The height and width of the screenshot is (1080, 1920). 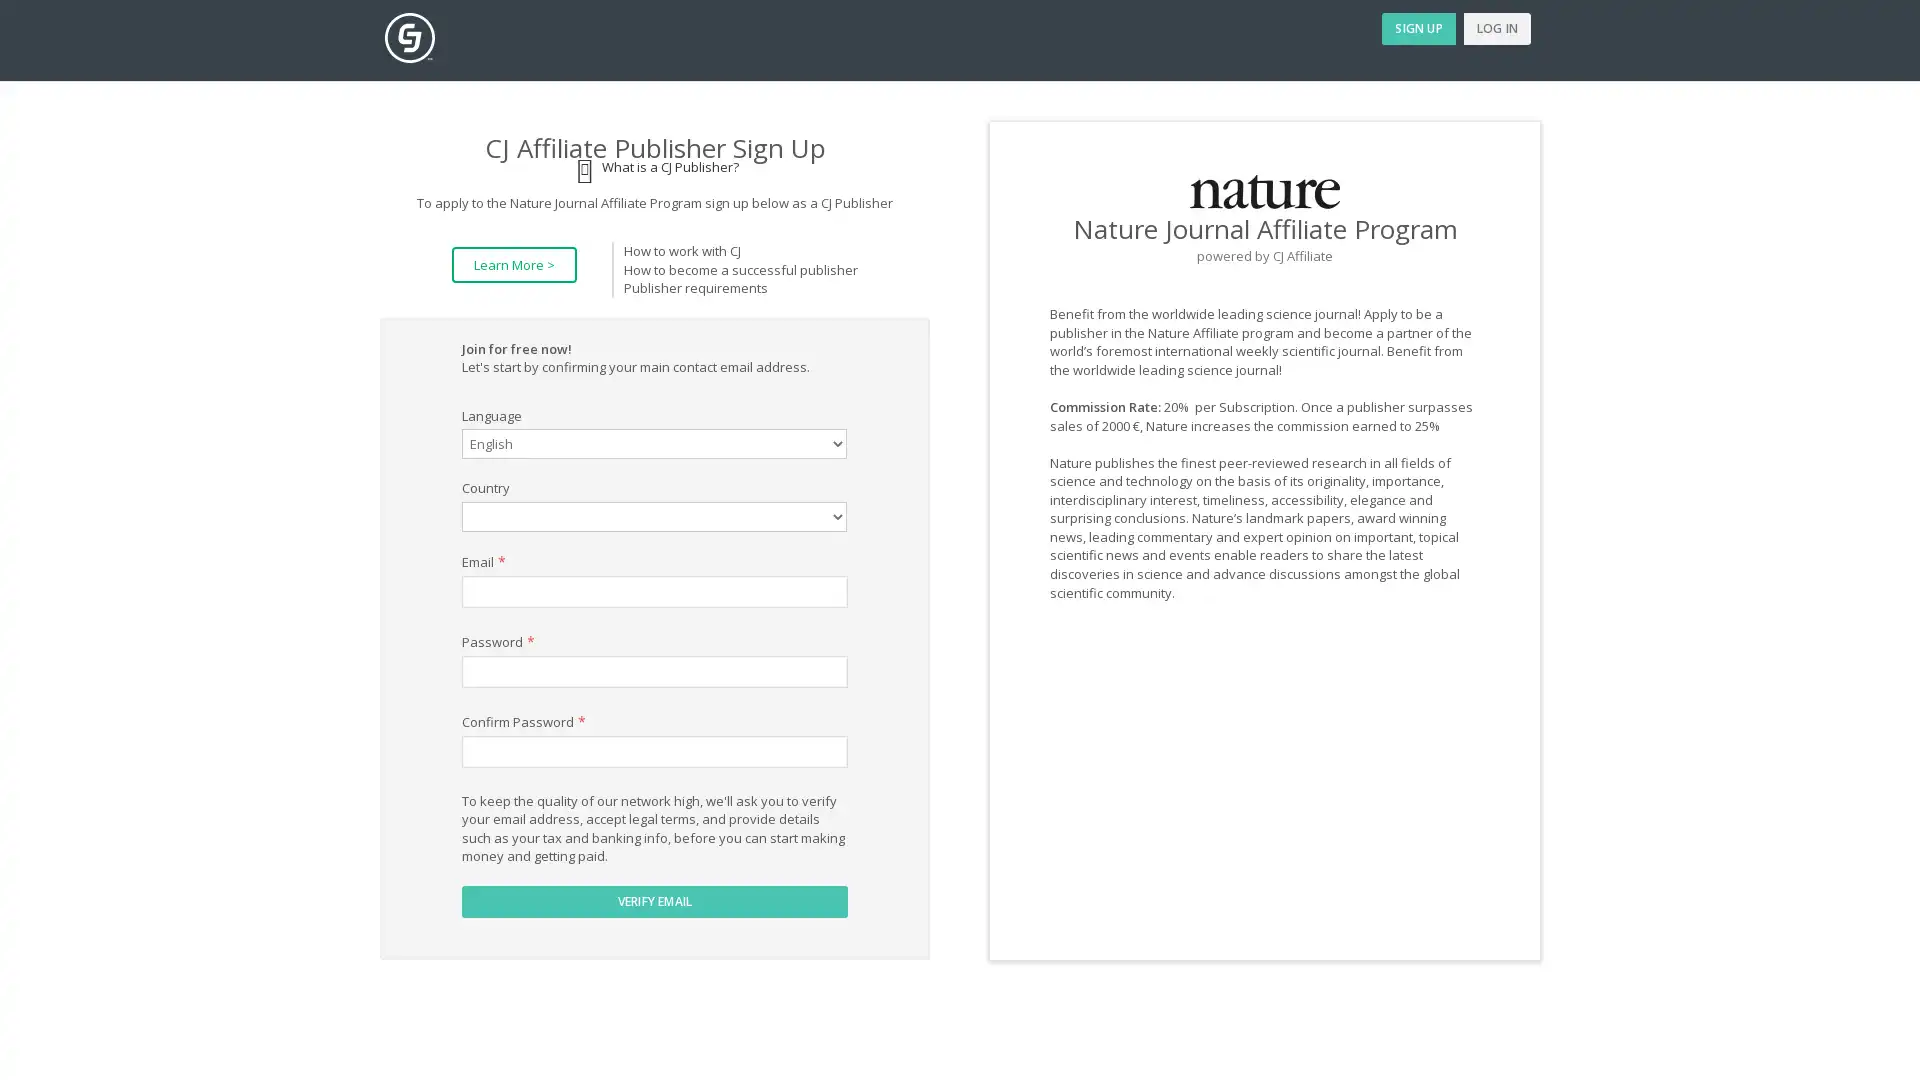 I want to click on Learn More >, so click(x=514, y=264).